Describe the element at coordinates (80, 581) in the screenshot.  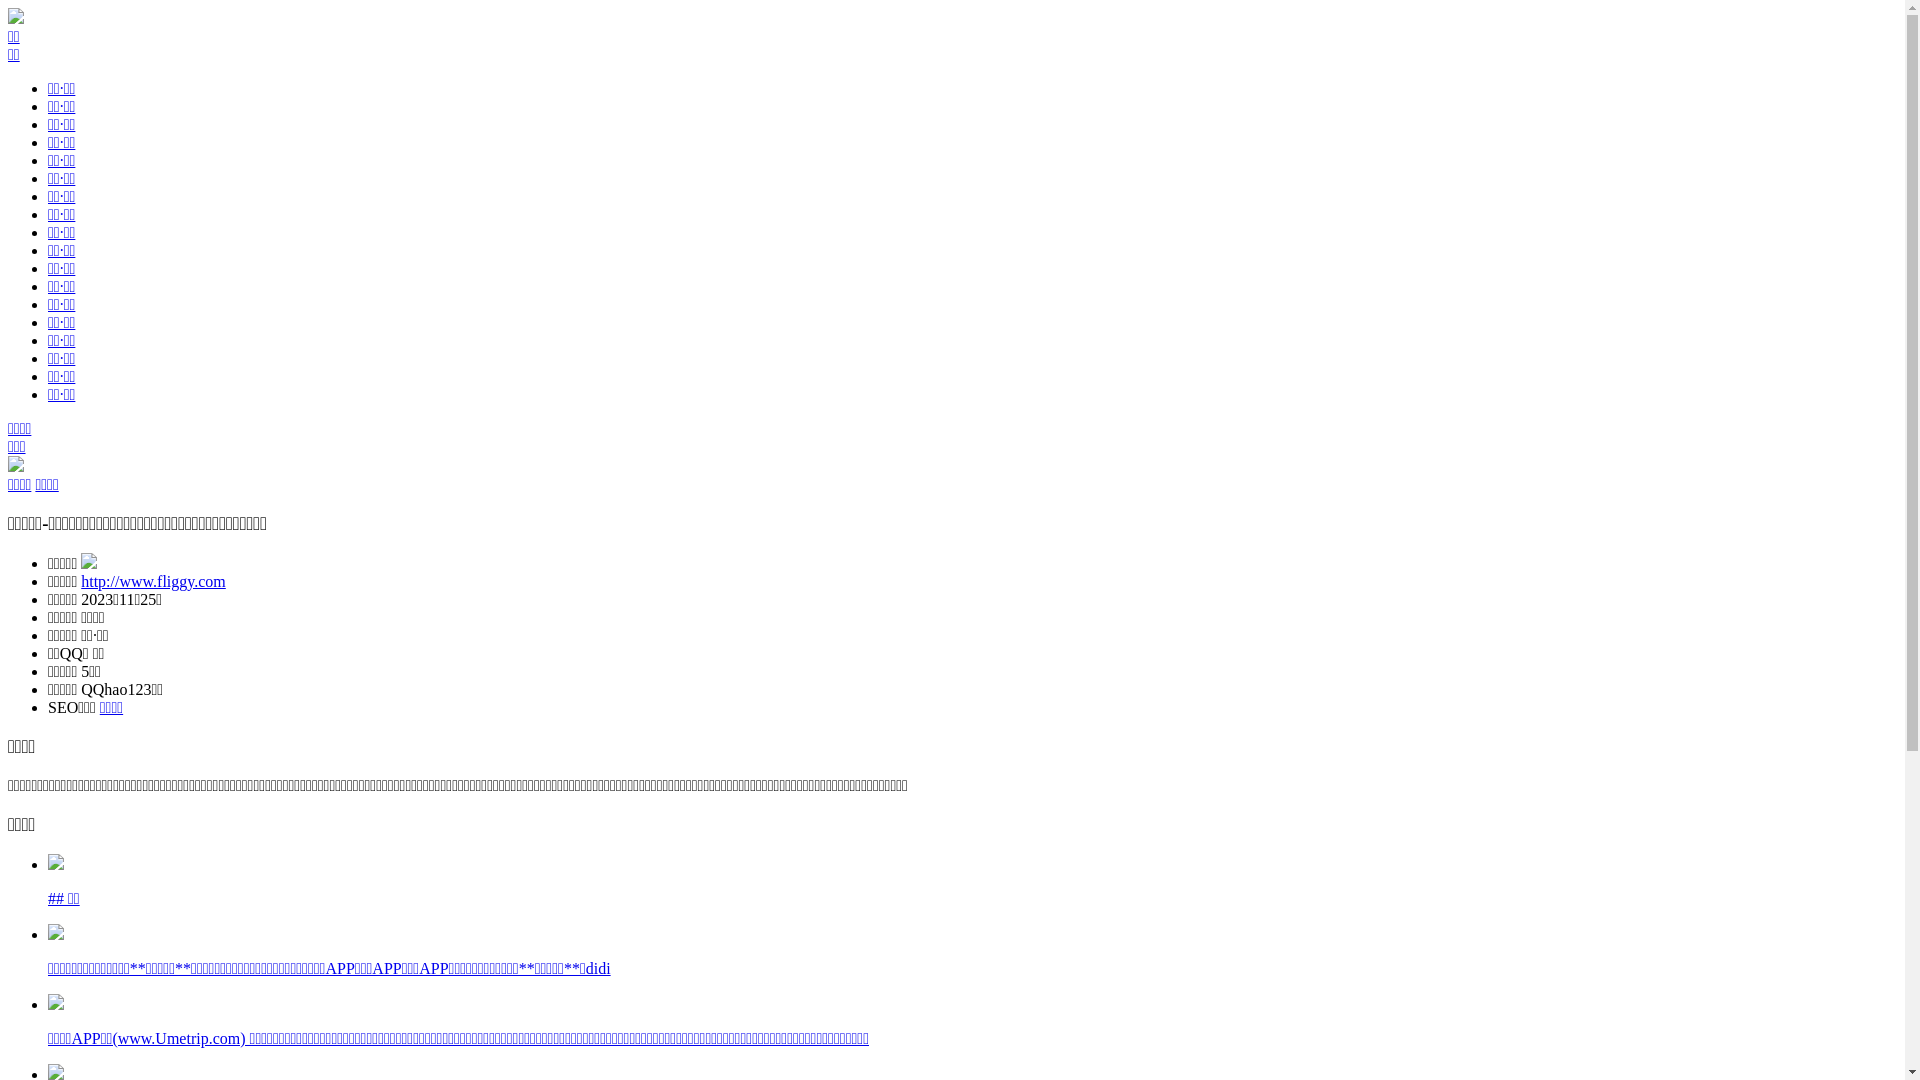
I see `'http://www.fliggy.com'` at that location.